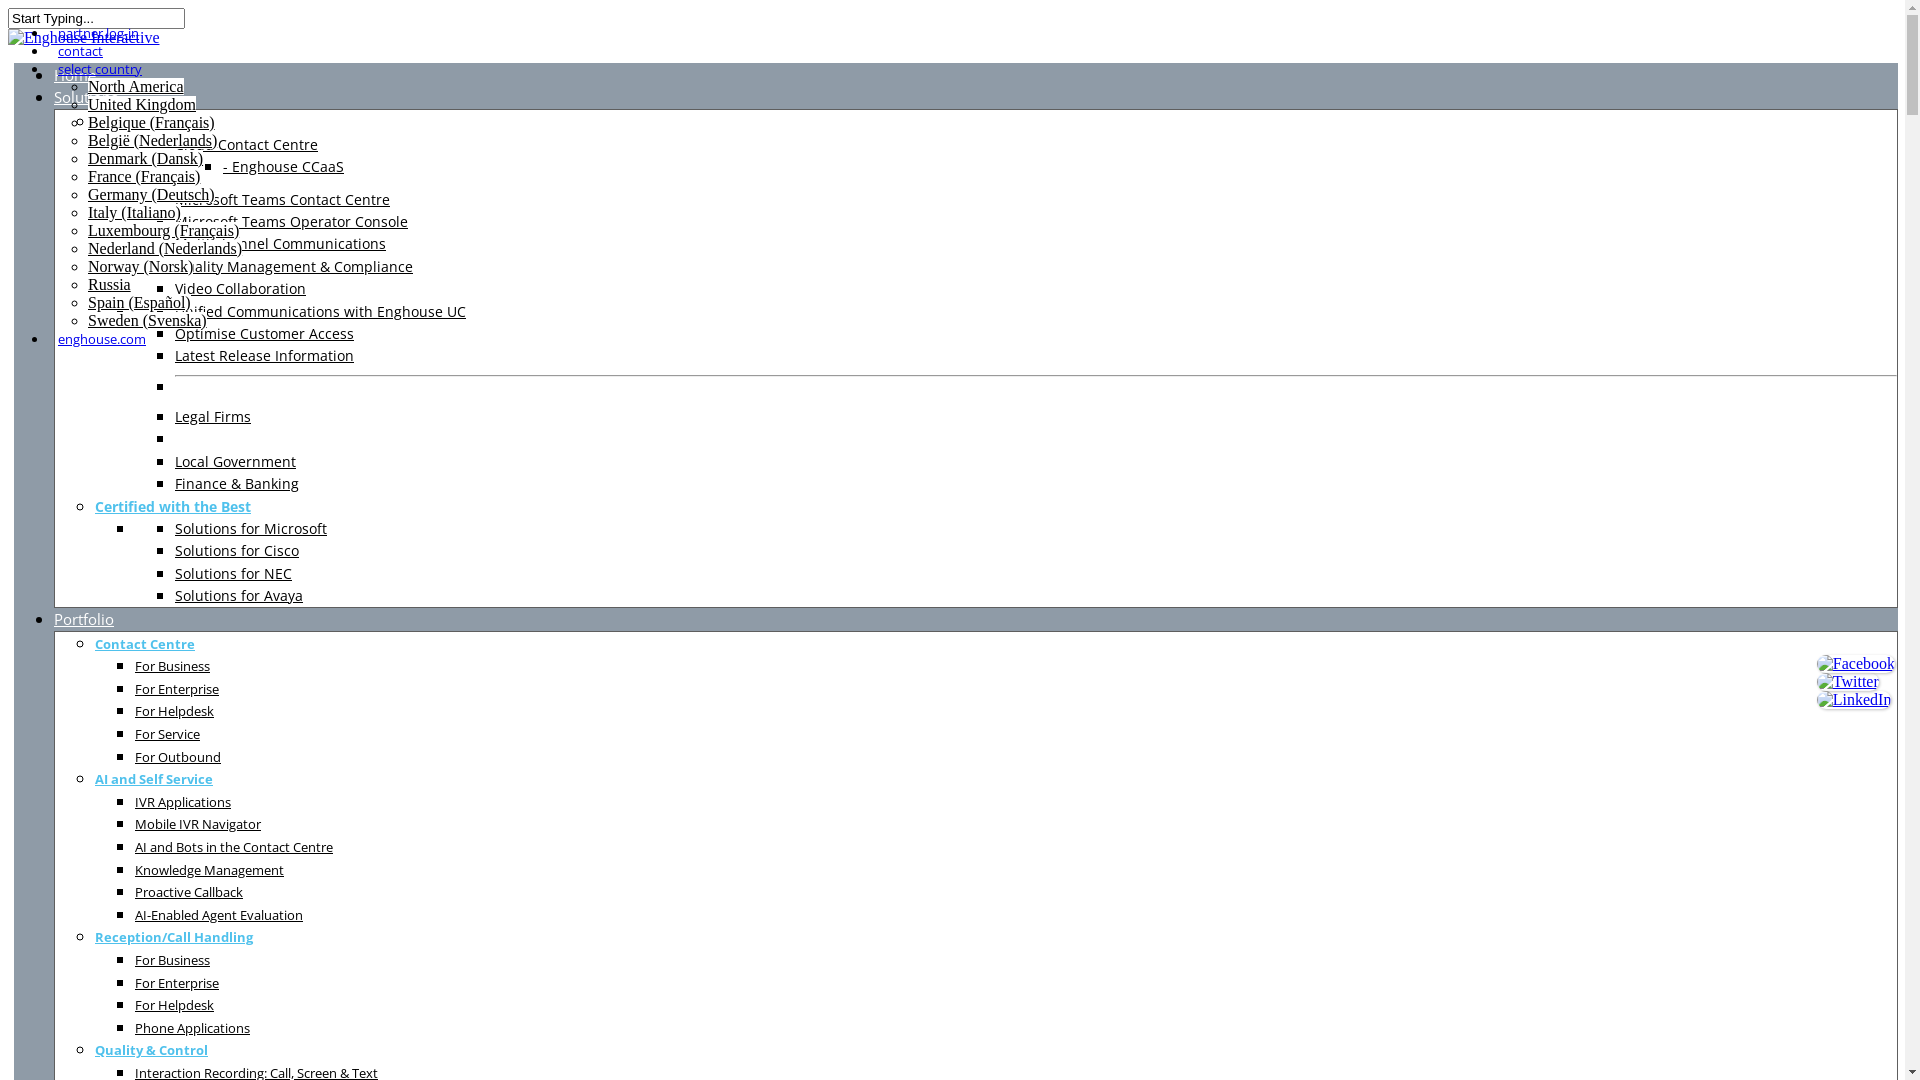 This screenshot has width=1920, height=1080. Describe the element at coordinates (240, 288) in the screenshot. I see `'Video Collaboration'` at that location.